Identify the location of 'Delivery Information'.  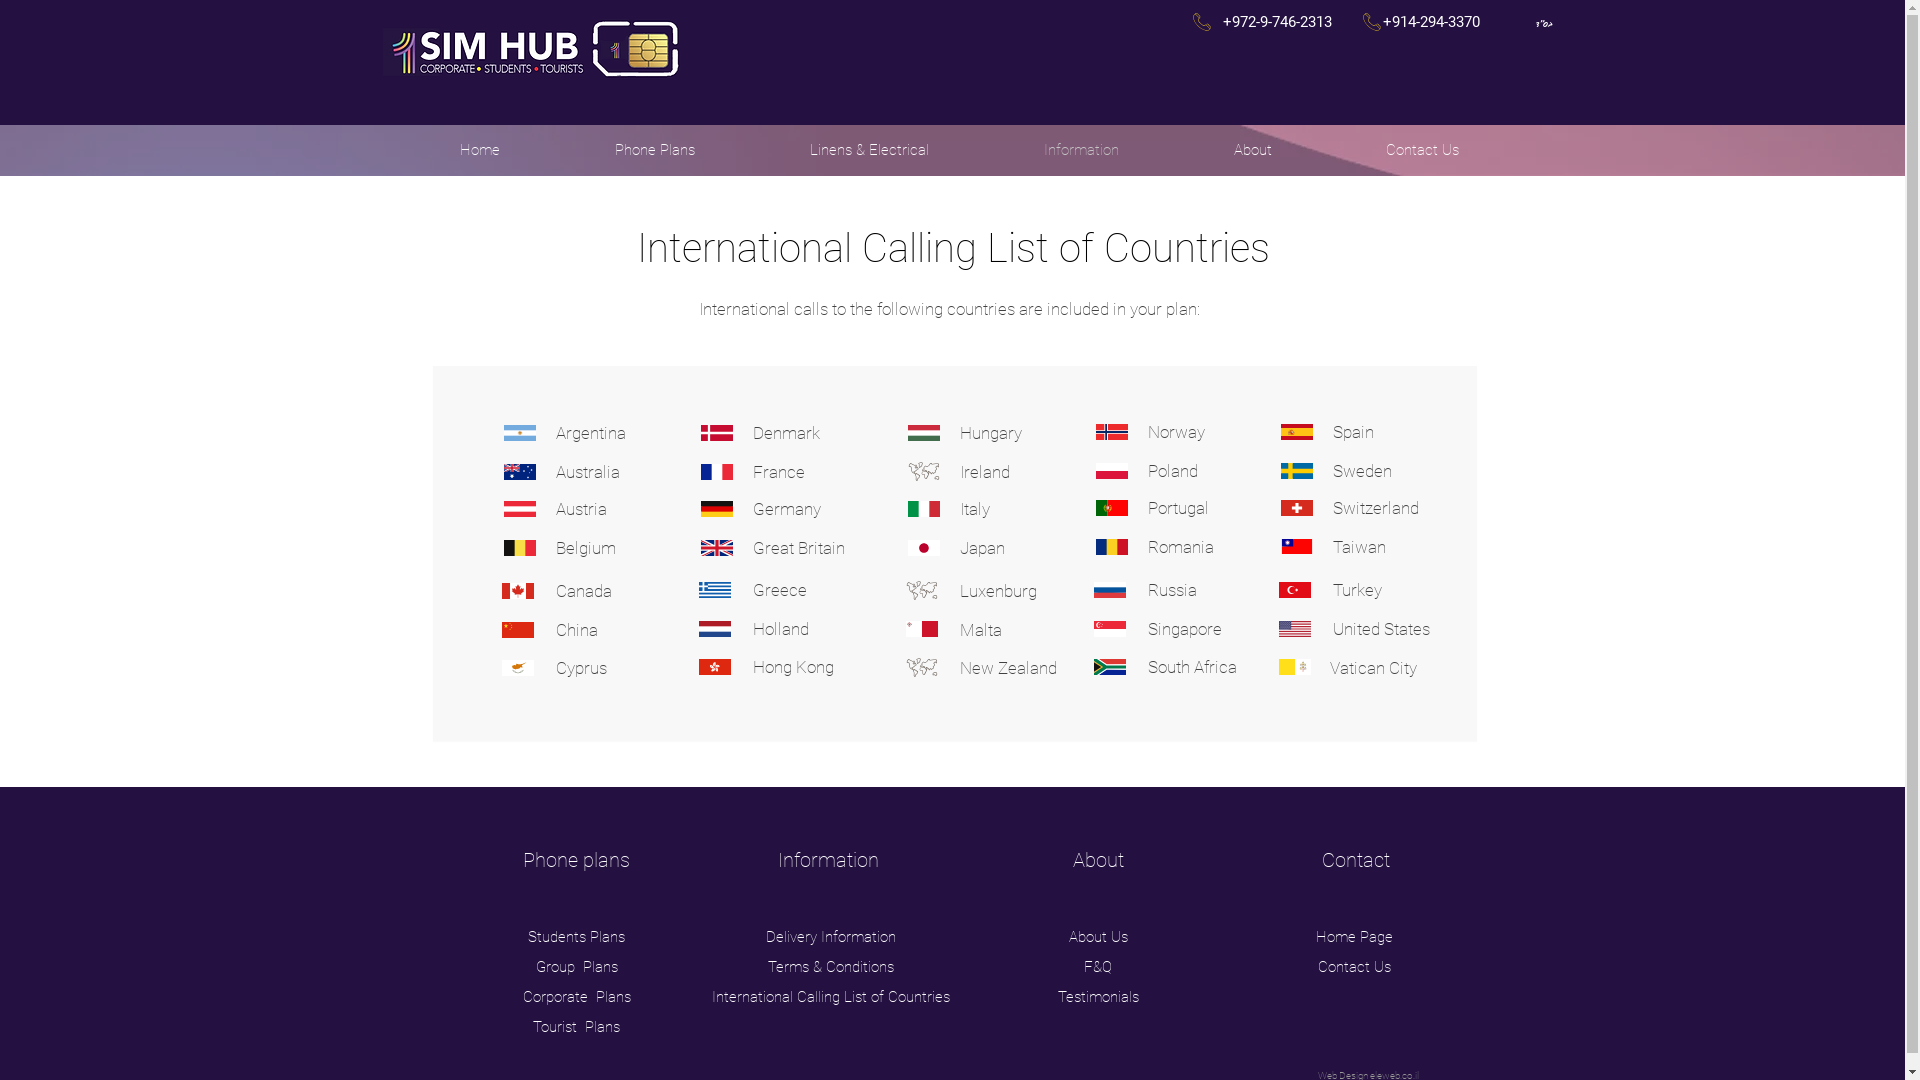
(830, 937).